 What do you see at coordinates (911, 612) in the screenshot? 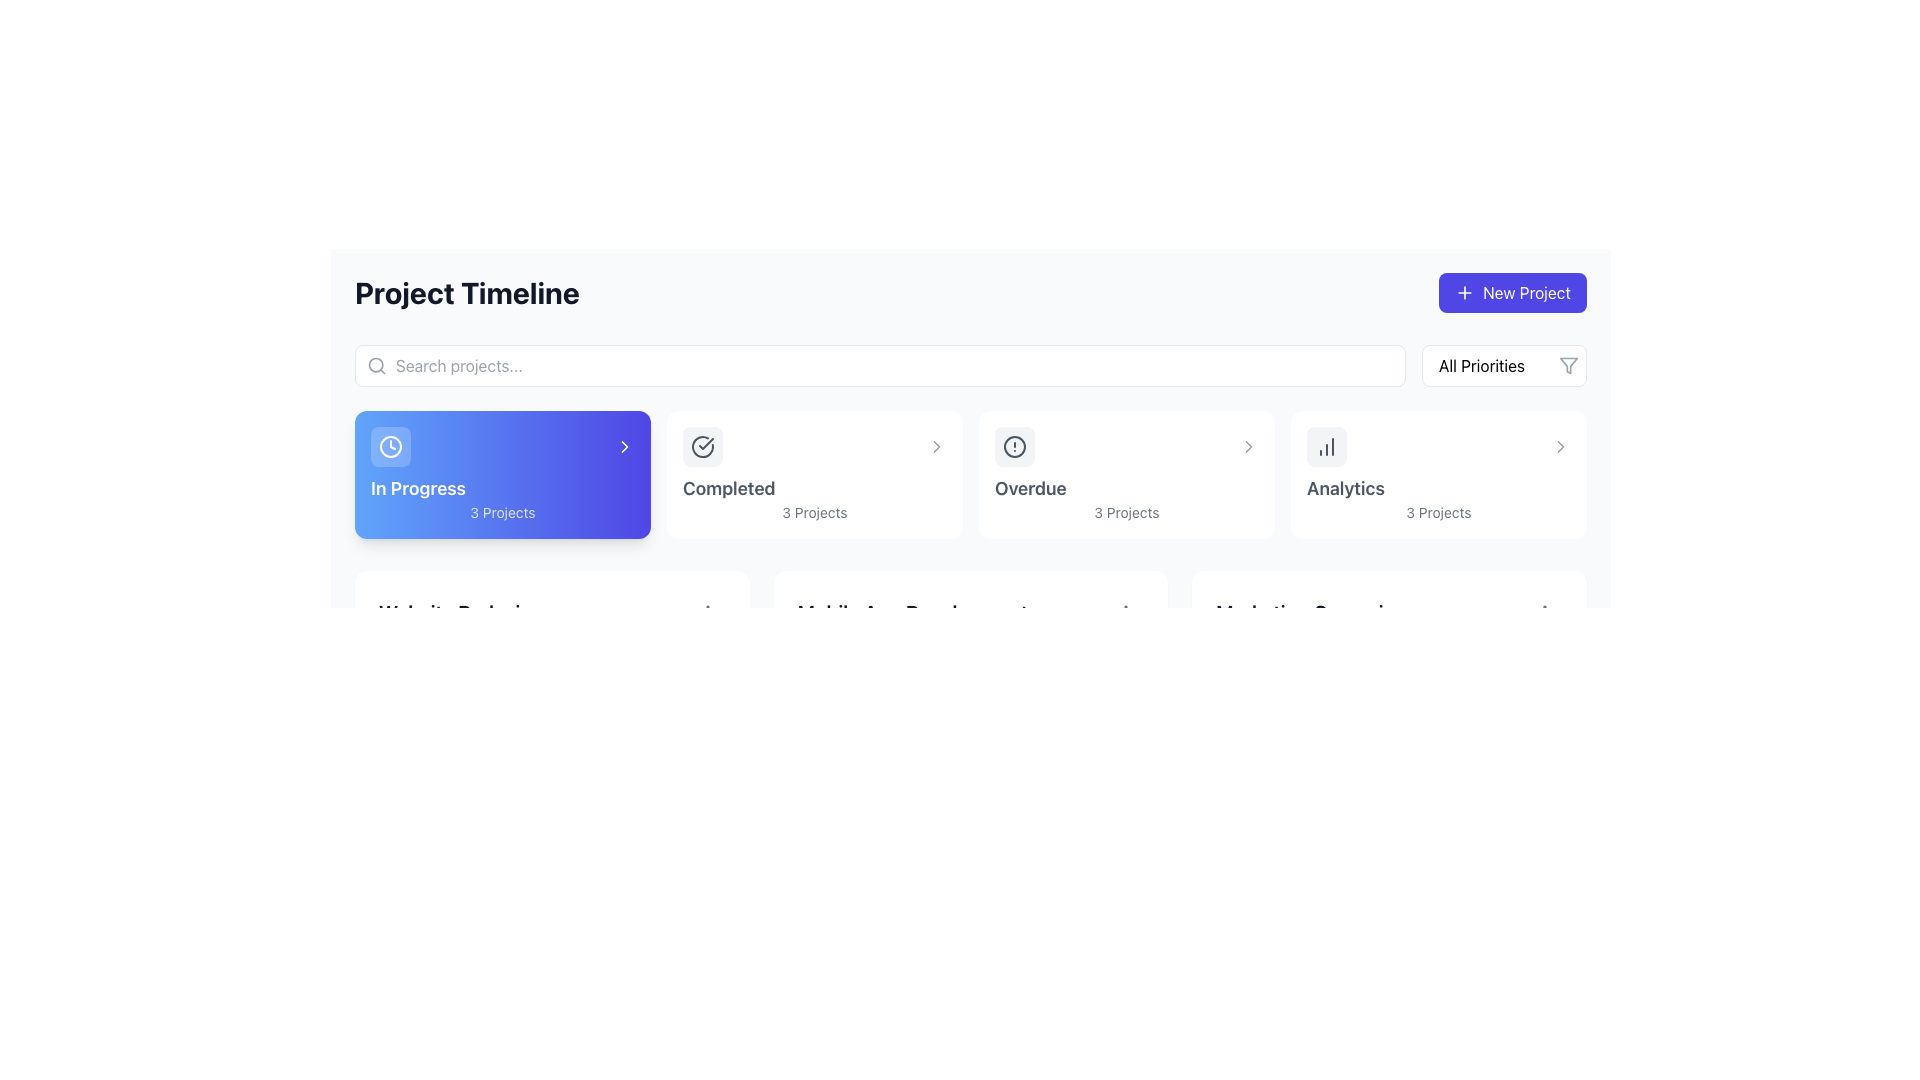
I see `the text label displaying 'Mobile App Development', which is in a bold, large font and located below the sections labeled 'In Progress' and 'Completed'` at bounding box center [911, 612].